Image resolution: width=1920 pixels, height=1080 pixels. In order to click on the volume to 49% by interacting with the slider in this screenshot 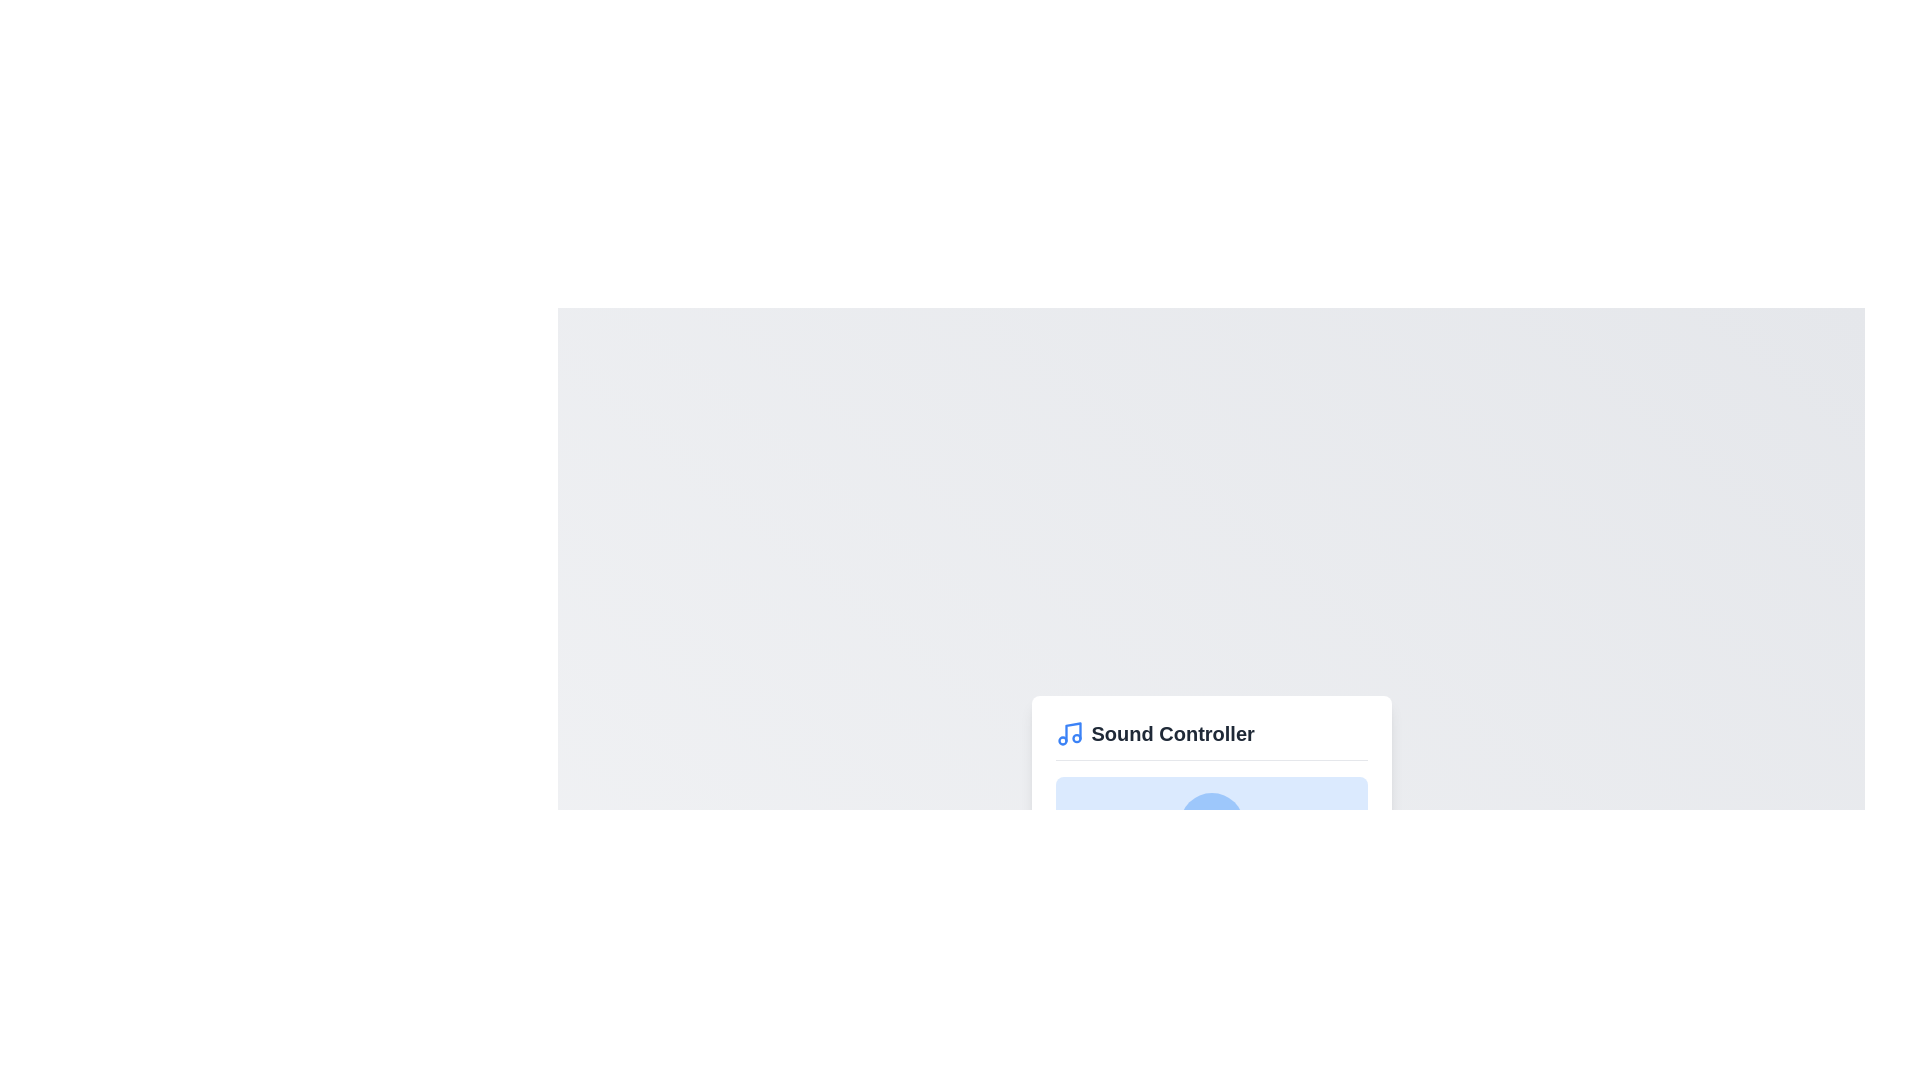, I will do `click(1207, 896)`.